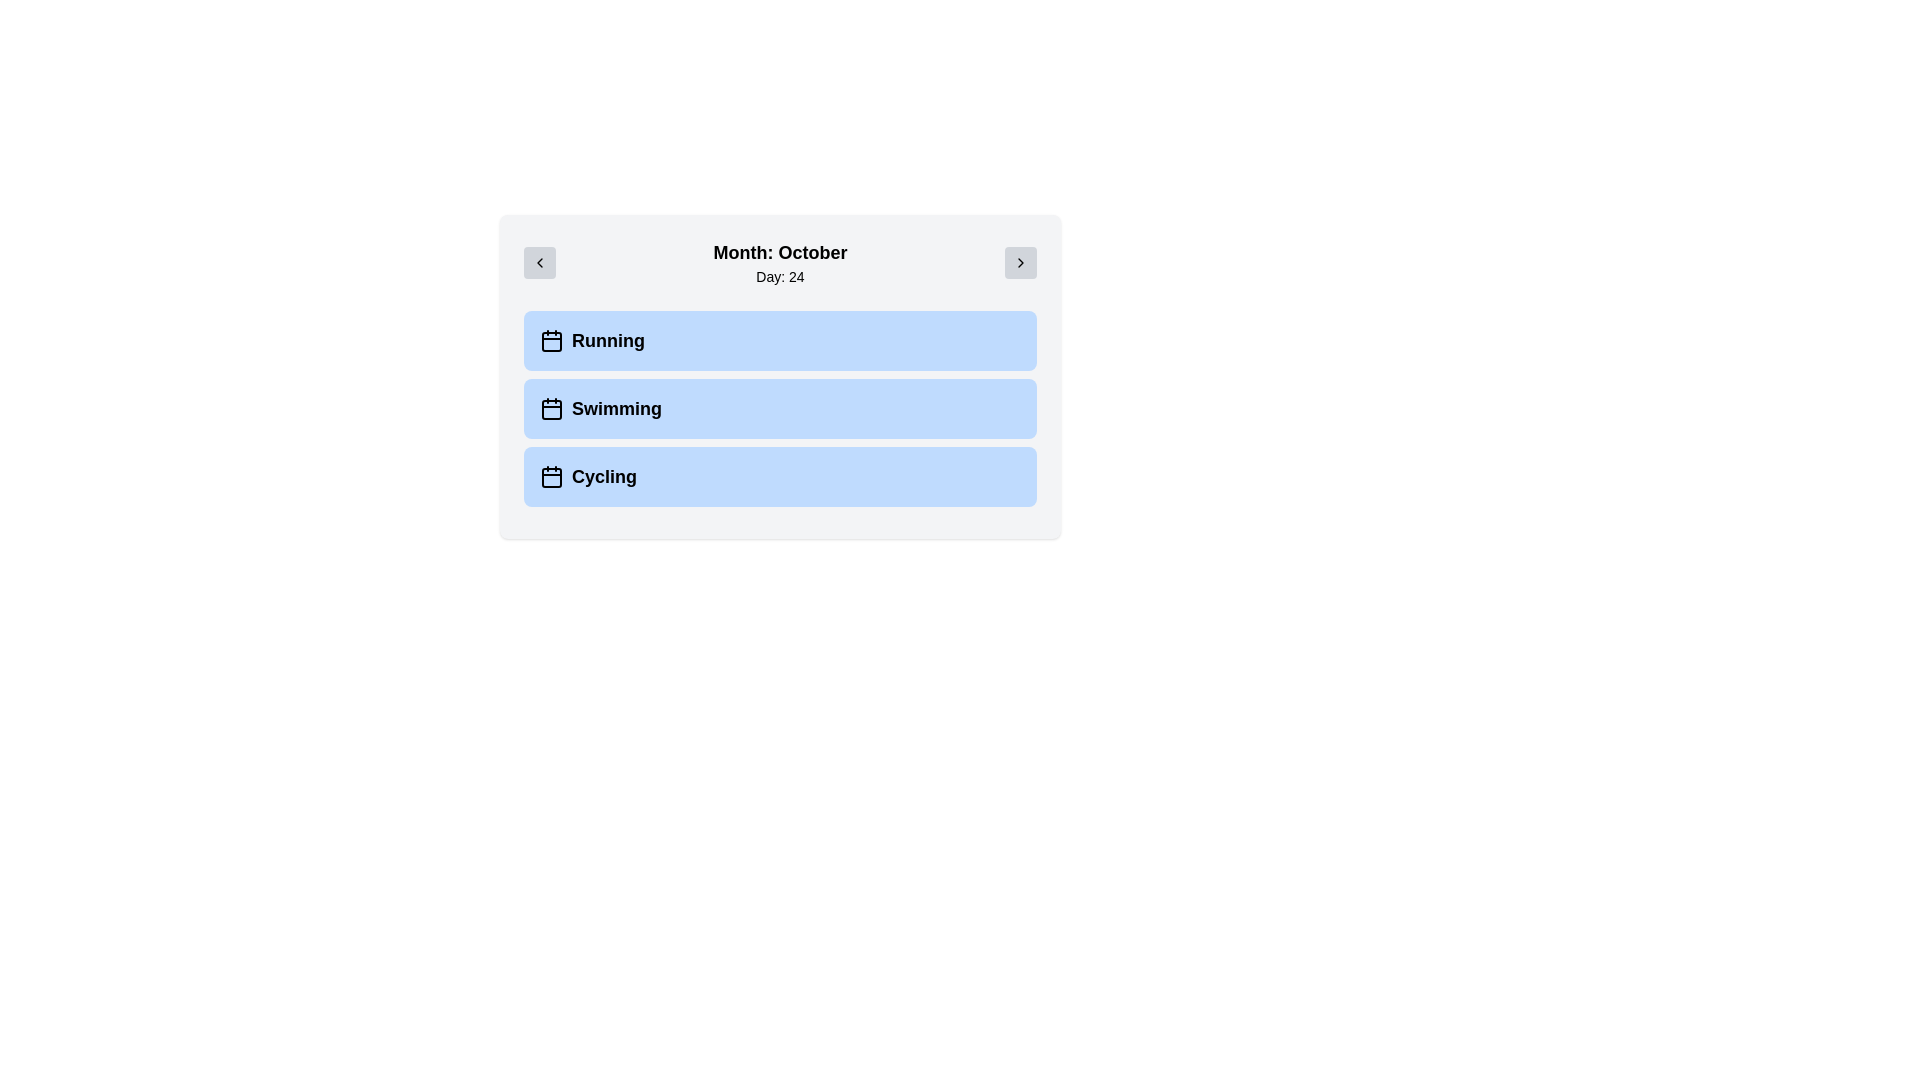 Image resolution: width=1920 pixels, height=1080 pixels. I want to click on the small rectangular button with rounded corners and a leftward-pointing chevron icon, so click(539, 261).